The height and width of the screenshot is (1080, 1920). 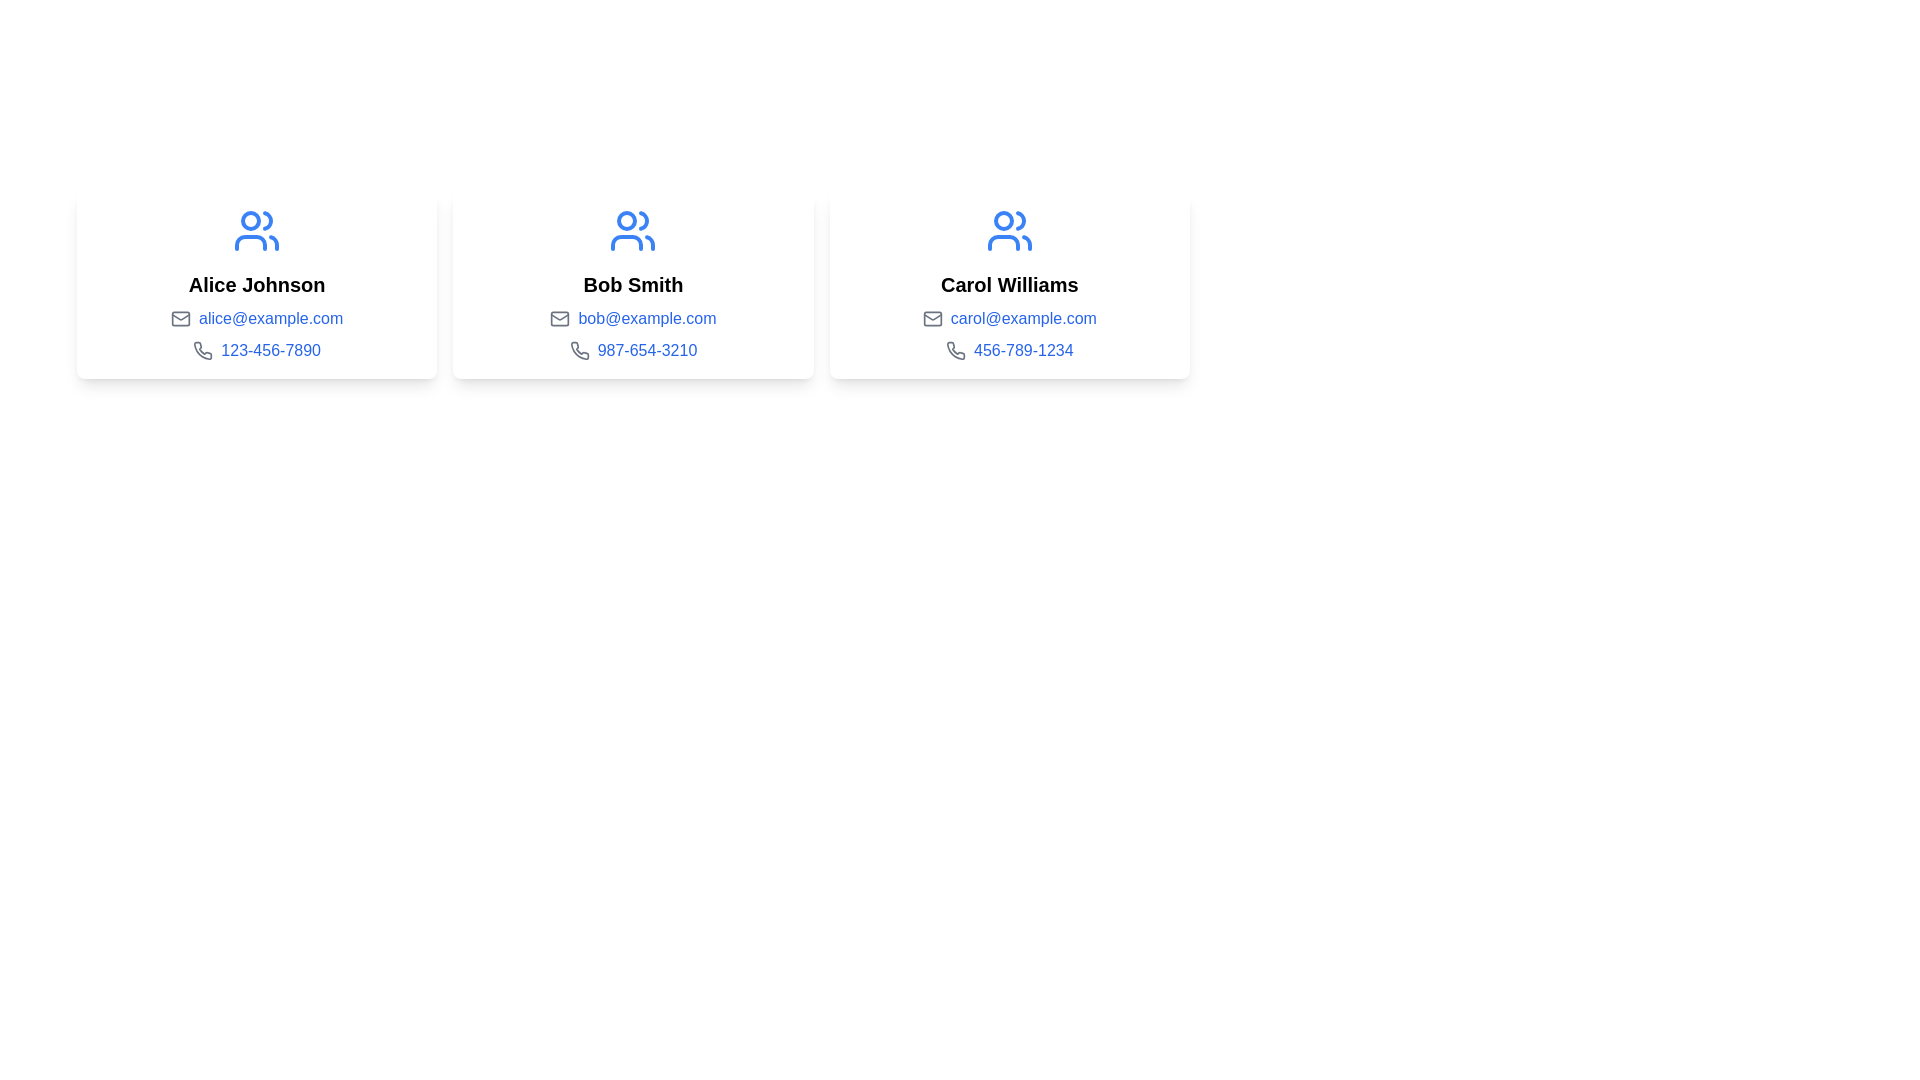 What do you see at coordinates (560, 318) in the screenshot?
I see `the small gray envelope icon located to the left of the email address 'bob@example.com' in the card interface` at bounding box center [560, 318].